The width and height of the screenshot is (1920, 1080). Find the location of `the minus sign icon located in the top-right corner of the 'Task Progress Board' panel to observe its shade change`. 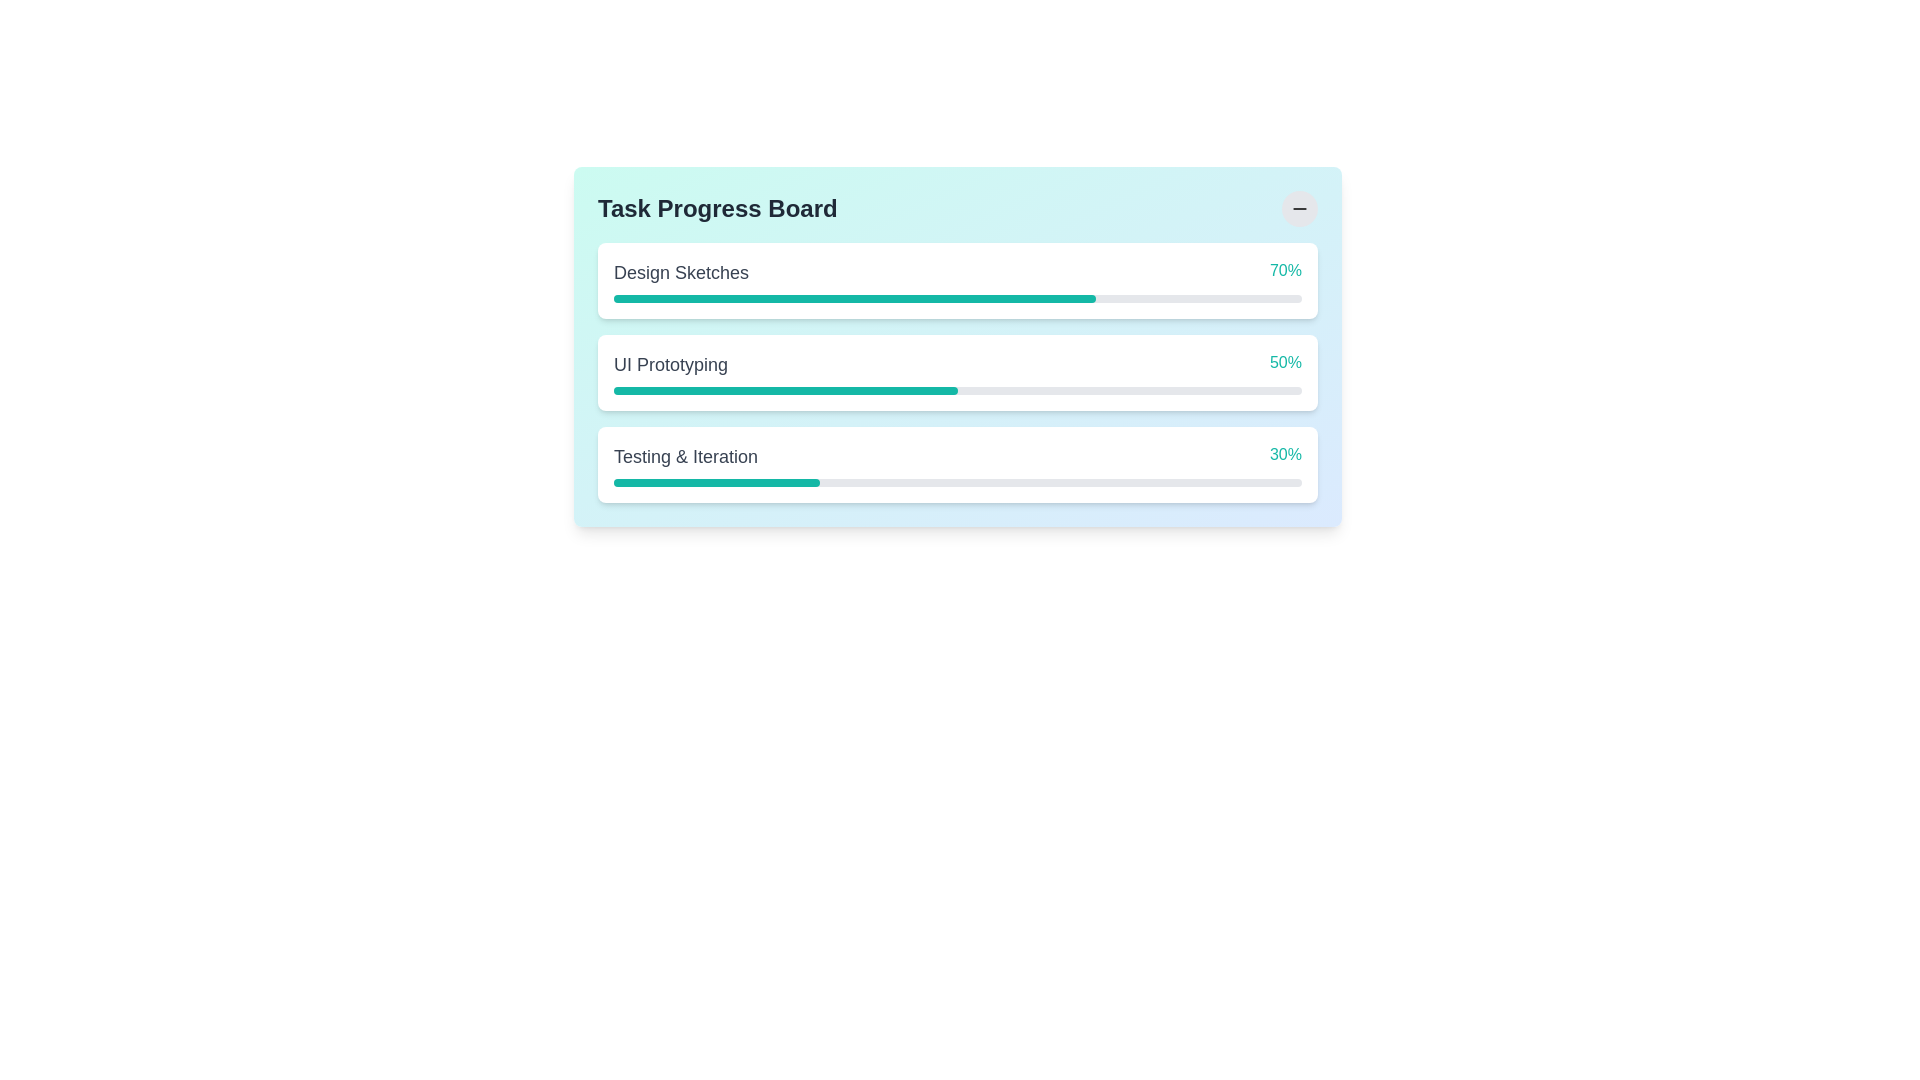

the minus sign icon located in the top-right corner of the 'Task Progress Board' panel to observe its shade change is located at coordinates (1300, 208).